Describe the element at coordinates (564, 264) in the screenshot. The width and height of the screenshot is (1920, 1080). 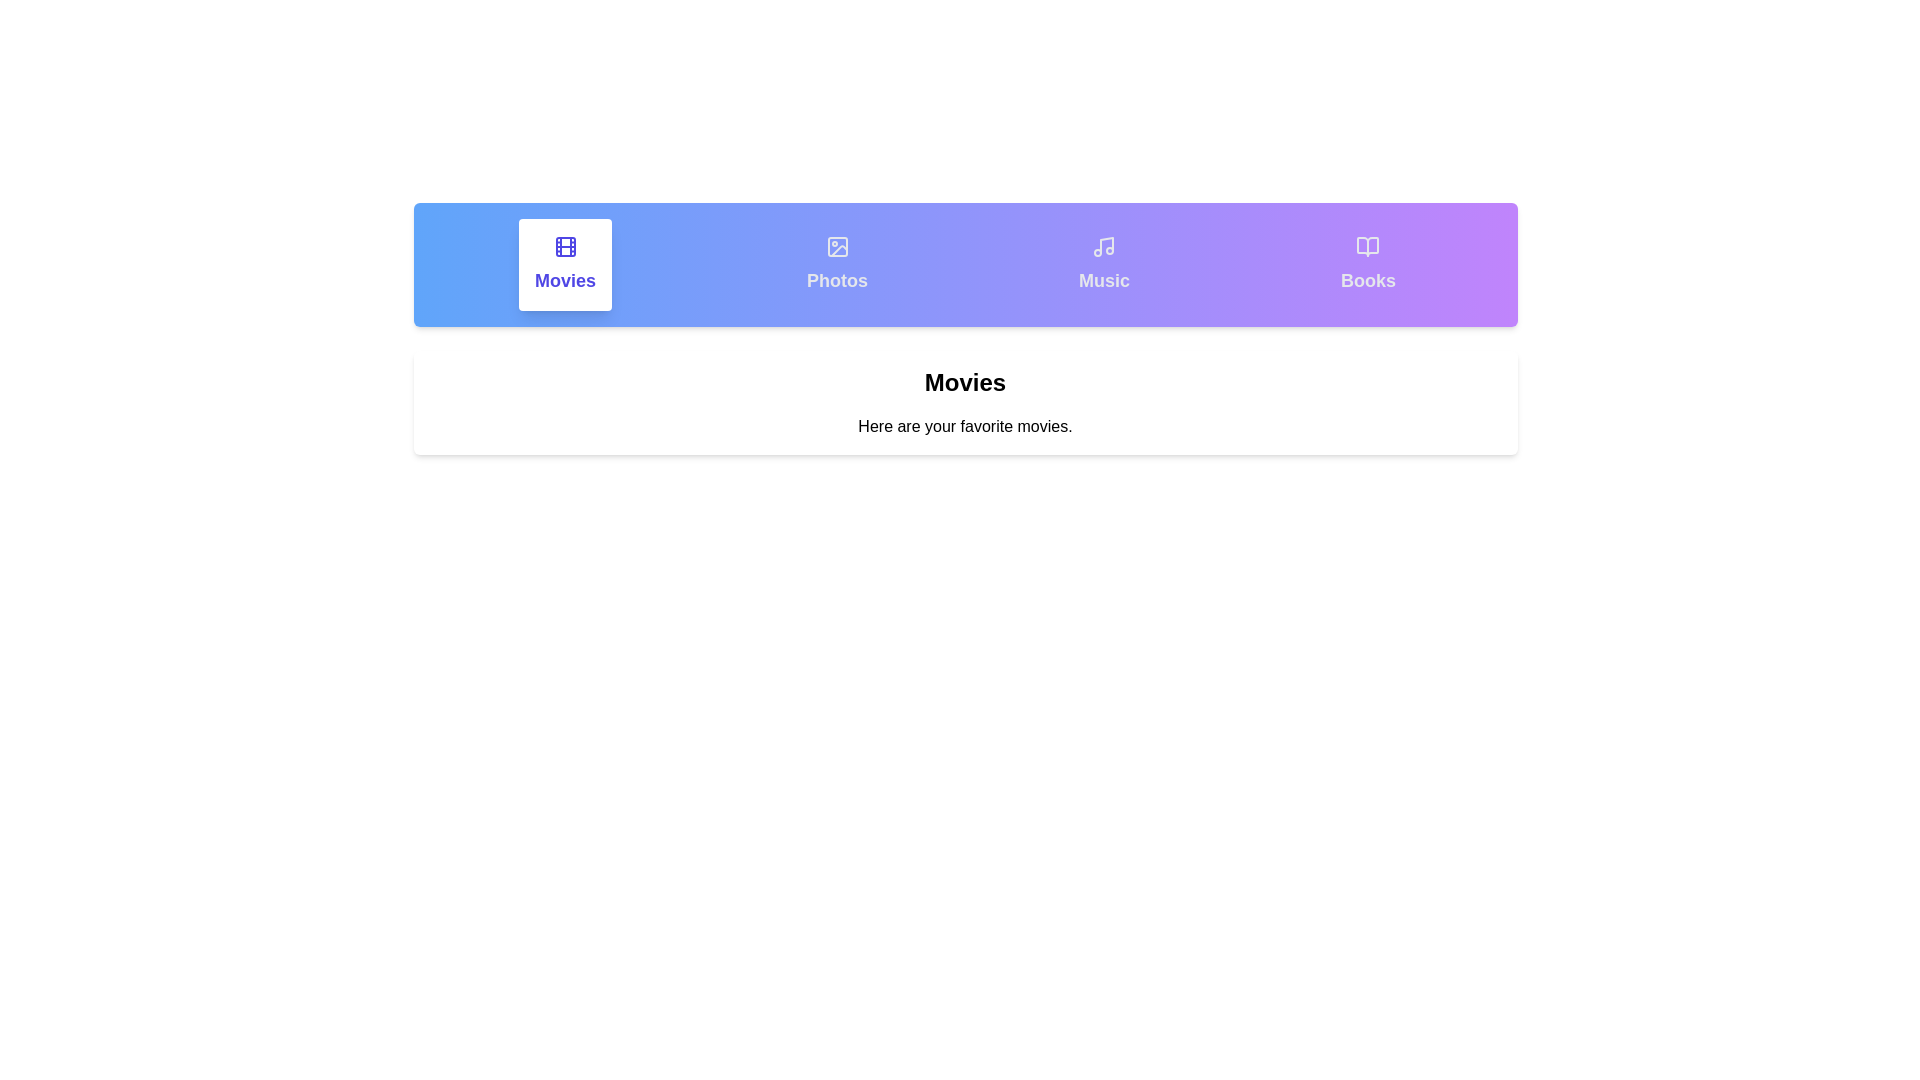
I see `the tab labeled Movies to display its content` at that location.